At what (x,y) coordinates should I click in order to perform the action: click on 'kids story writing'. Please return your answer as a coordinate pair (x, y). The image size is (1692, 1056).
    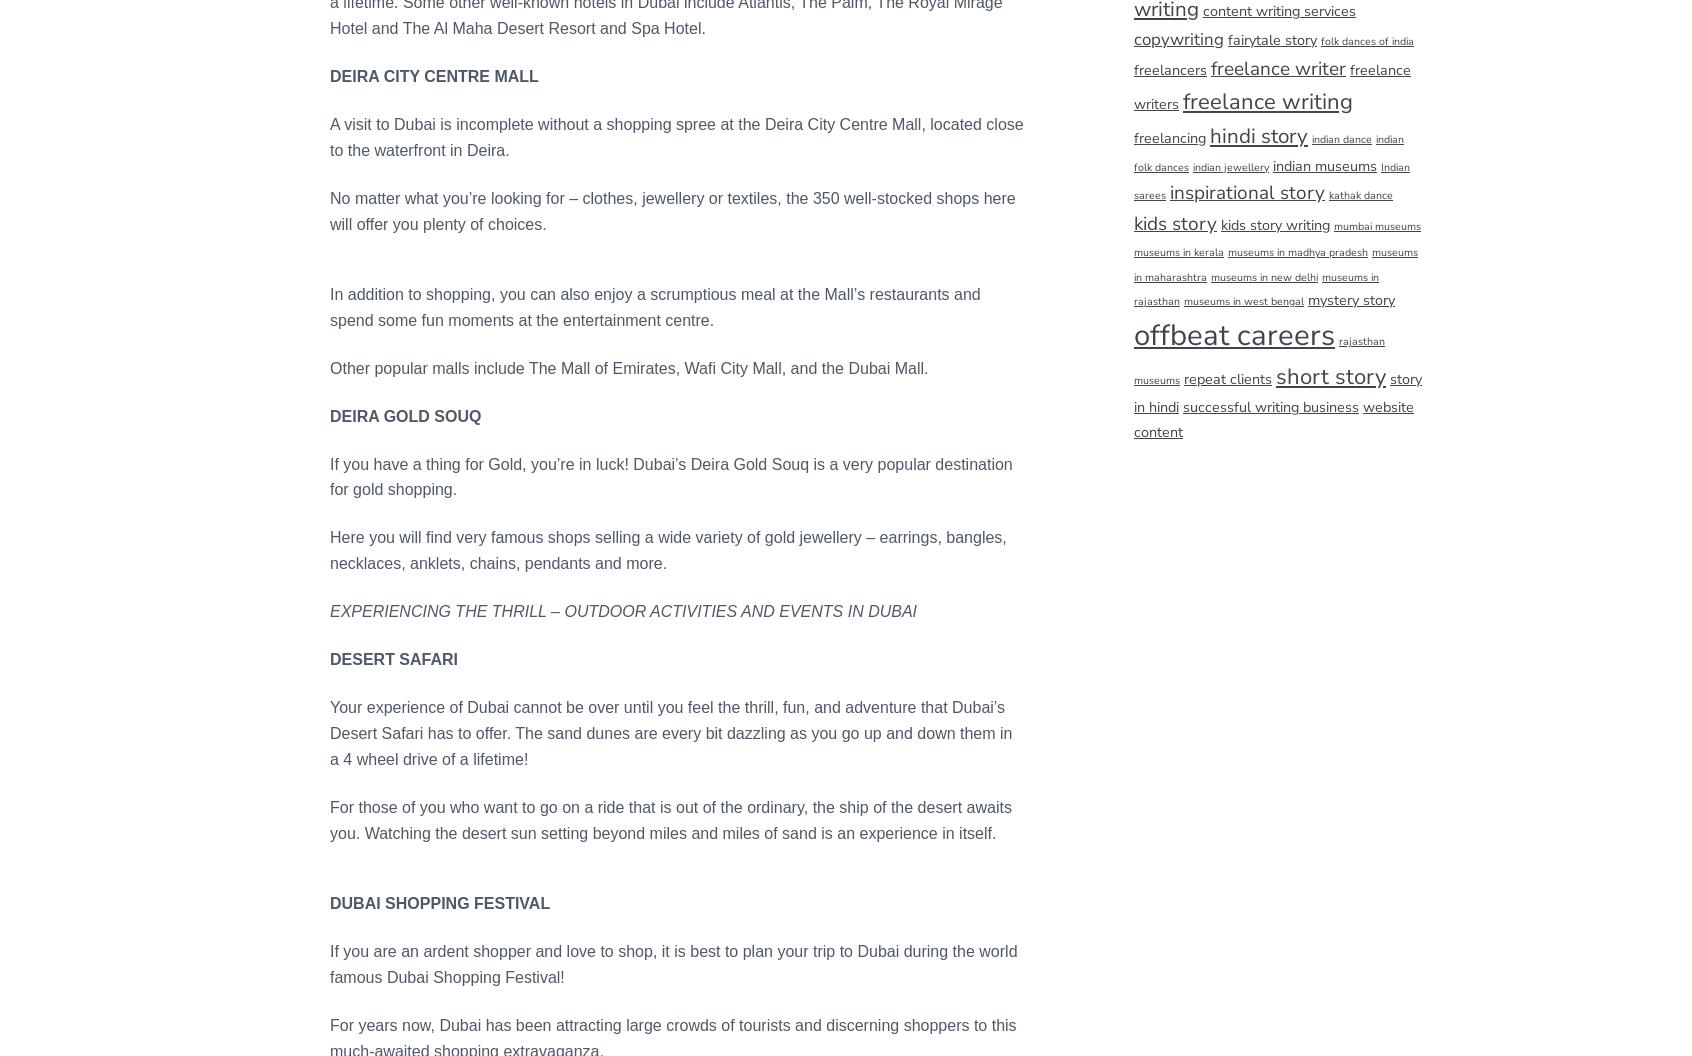
    Looking at the image, I should click on (1274, 222).